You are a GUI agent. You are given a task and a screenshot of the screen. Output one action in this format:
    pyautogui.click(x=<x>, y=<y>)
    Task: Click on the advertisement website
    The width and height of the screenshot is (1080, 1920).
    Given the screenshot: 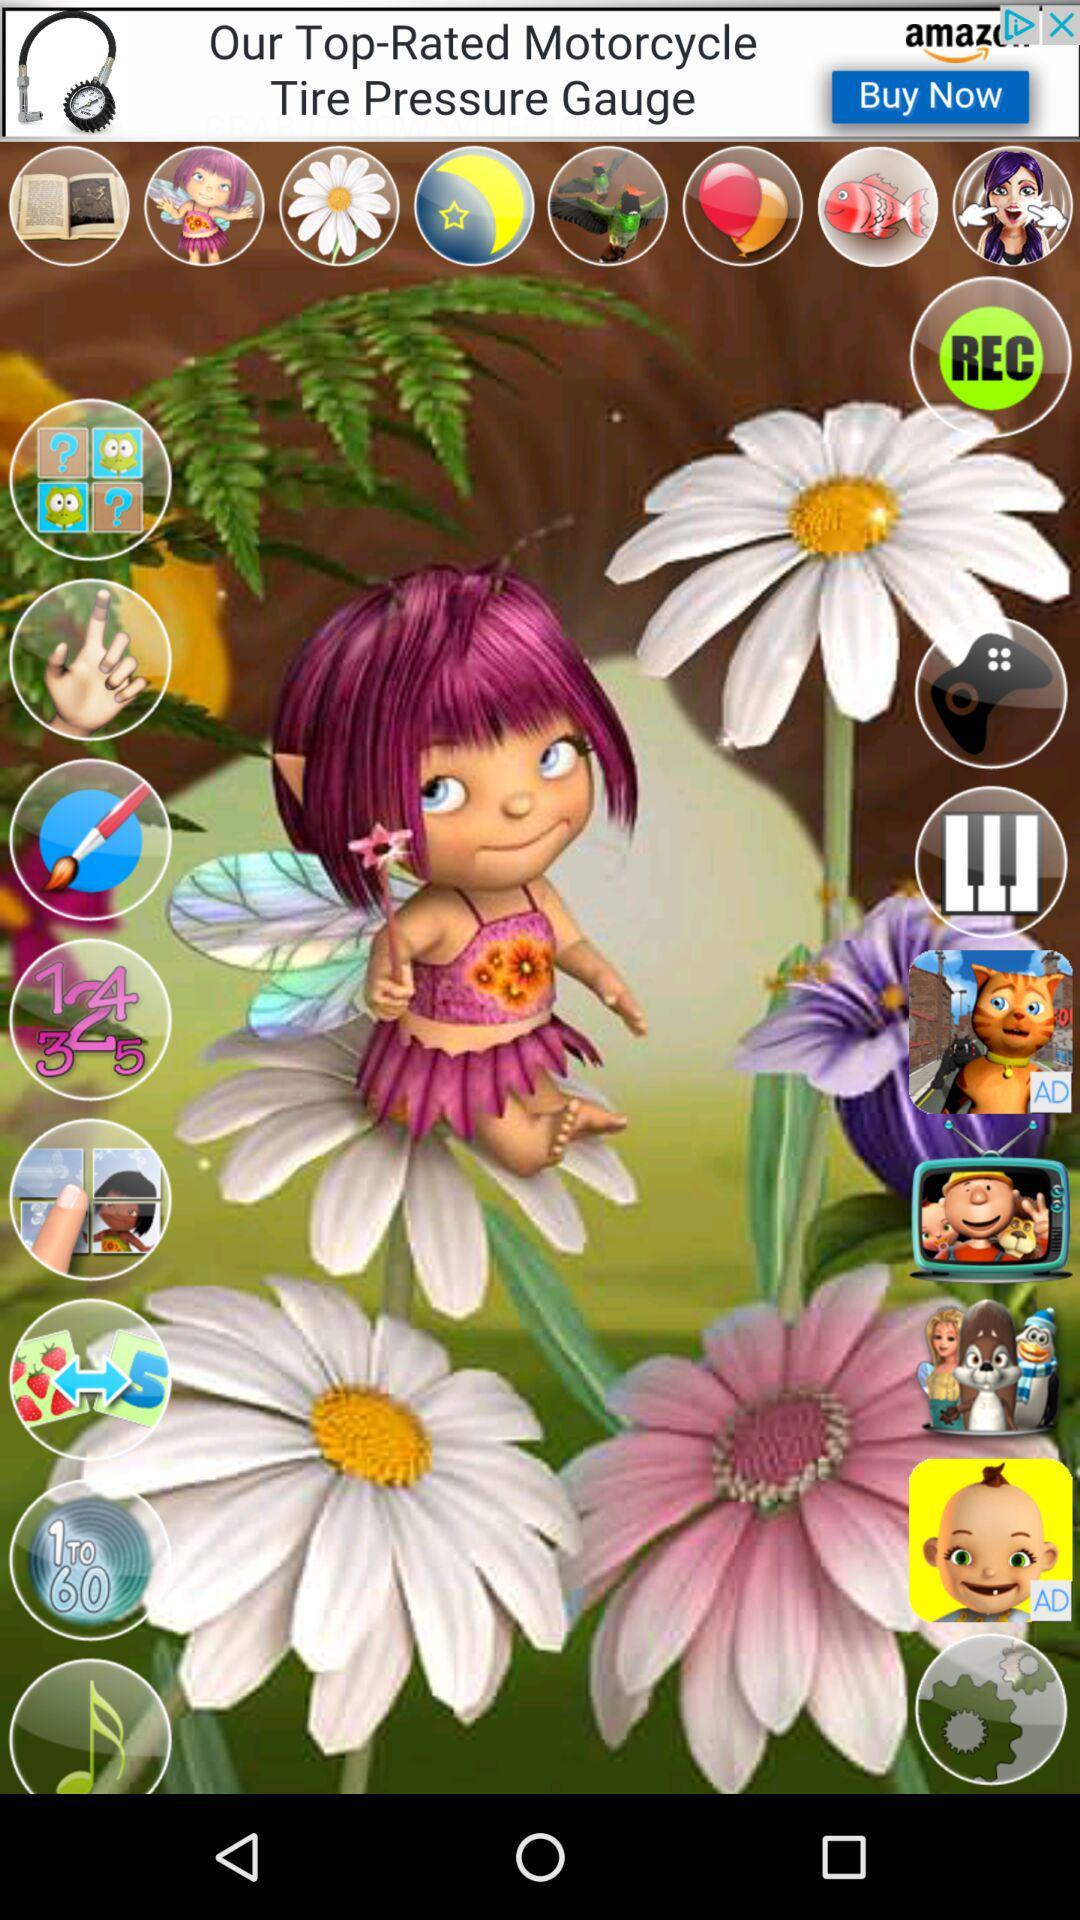 What is the action you would take?
    pyautogui.click(x=990, y=1032)
    